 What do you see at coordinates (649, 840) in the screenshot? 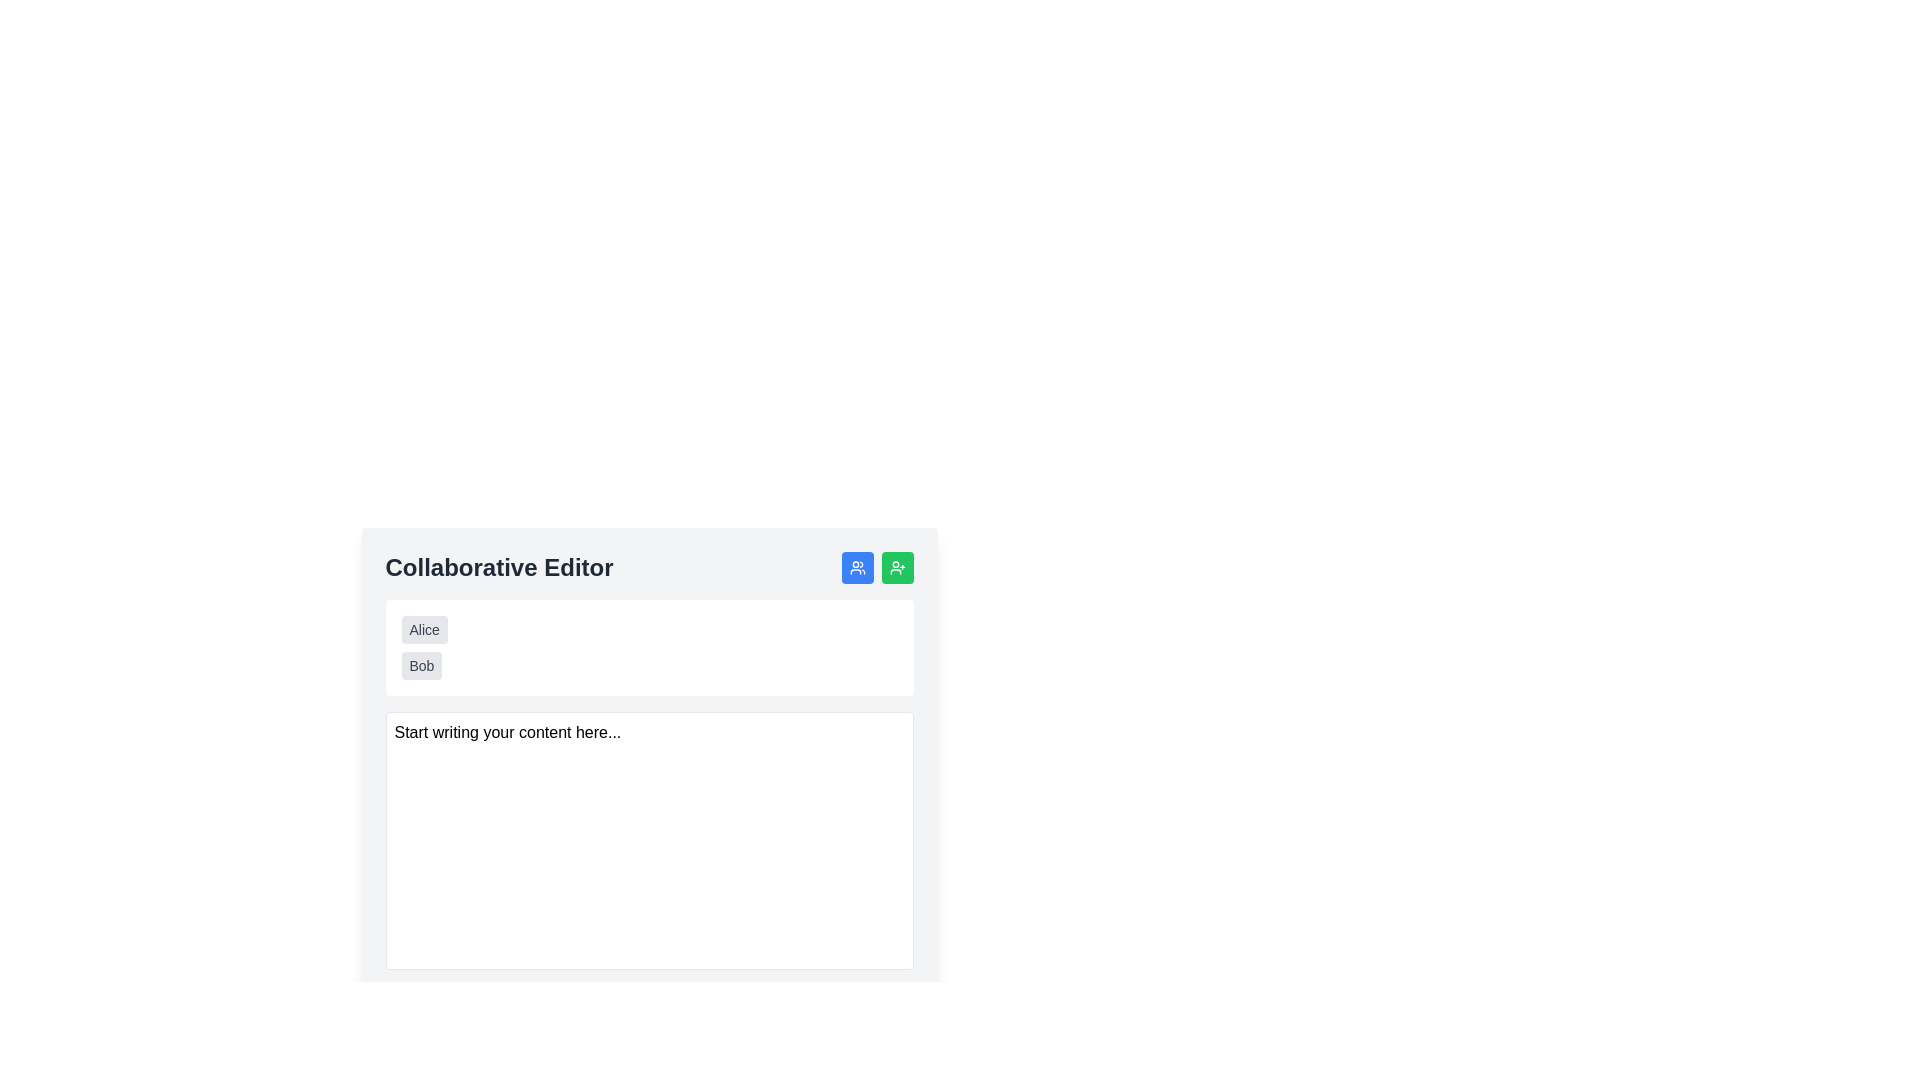
I see `text within the textarea styled as a large white box with rounded corners, located in the 'Collaborative Editor' panel, just below the labels 'Alice' and 'Bob'` at bounding box center [649, 840].